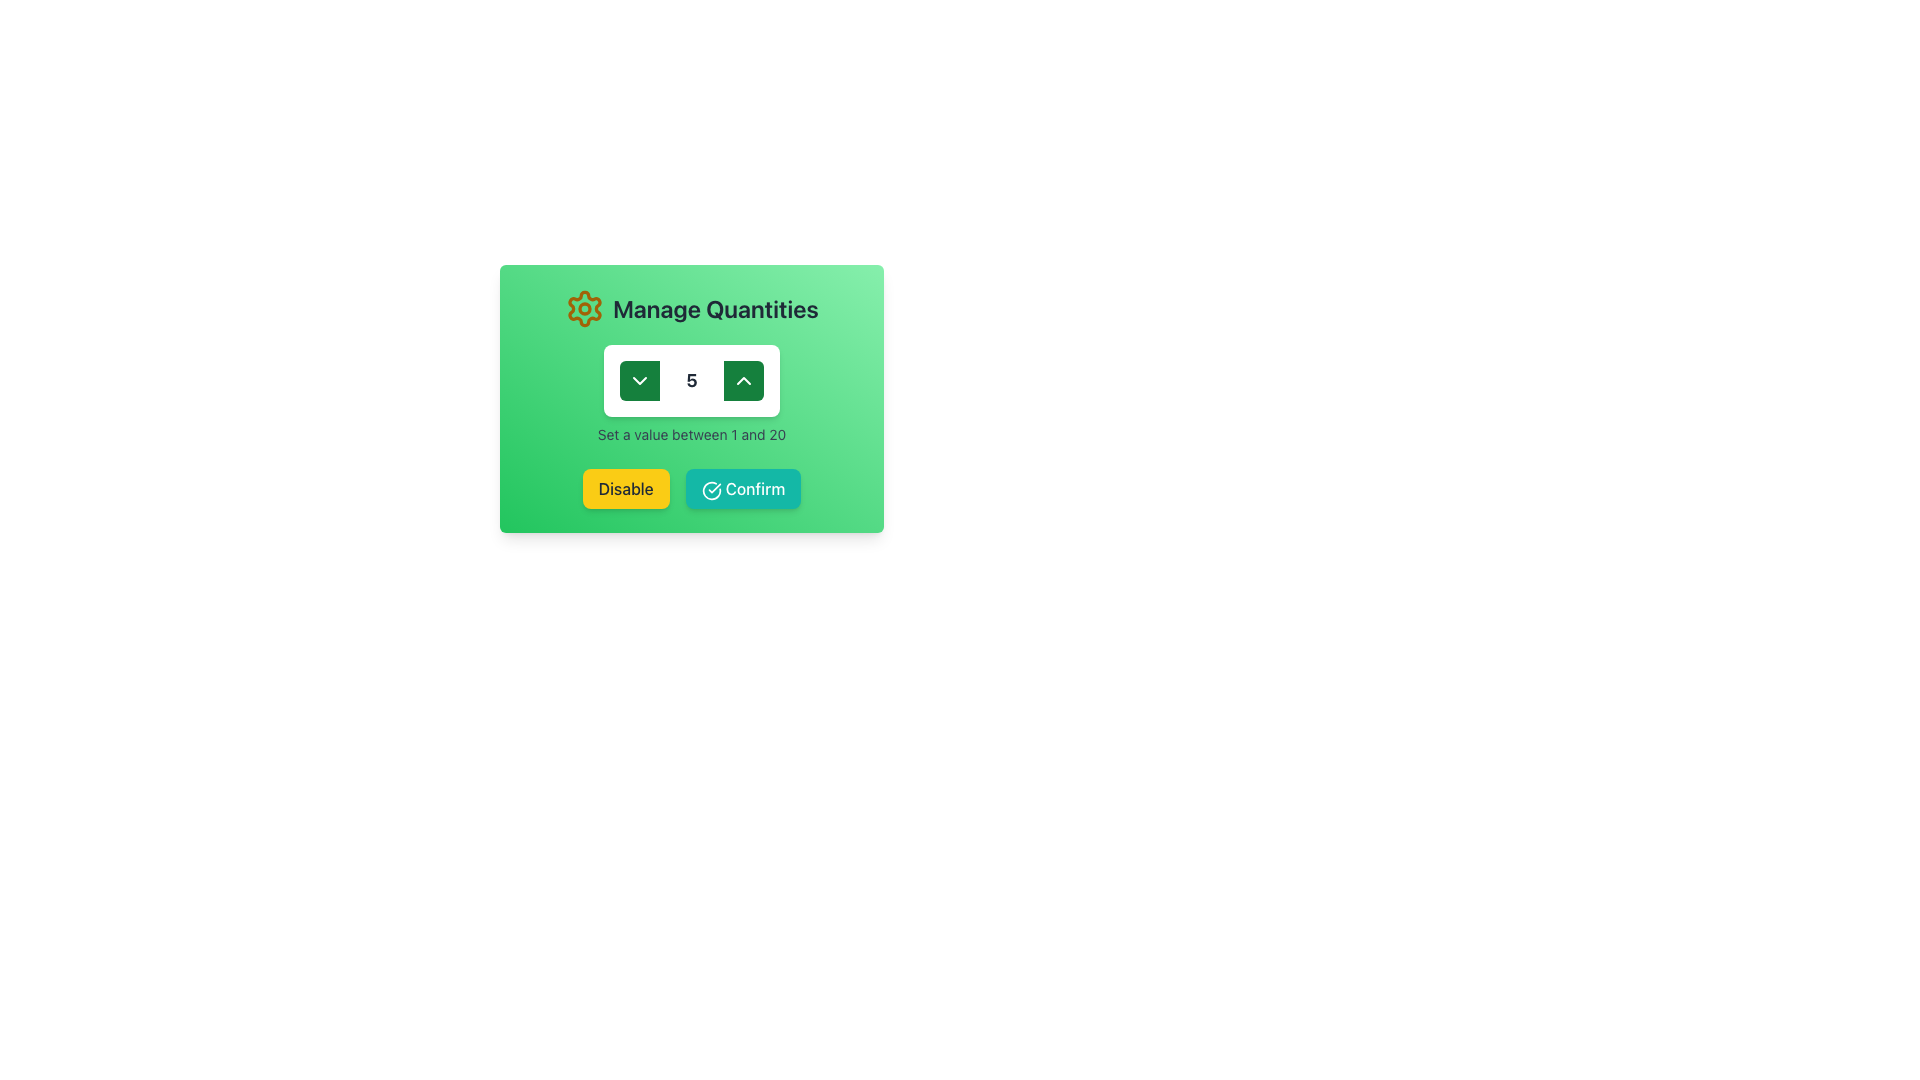 The image size is (1920, 1080). I want to click on the numeric value displayed in the center of the composite component consisting of two arrow buttons and a numeric display, located below the heading 'Manage Quantities', so click(691, 381).